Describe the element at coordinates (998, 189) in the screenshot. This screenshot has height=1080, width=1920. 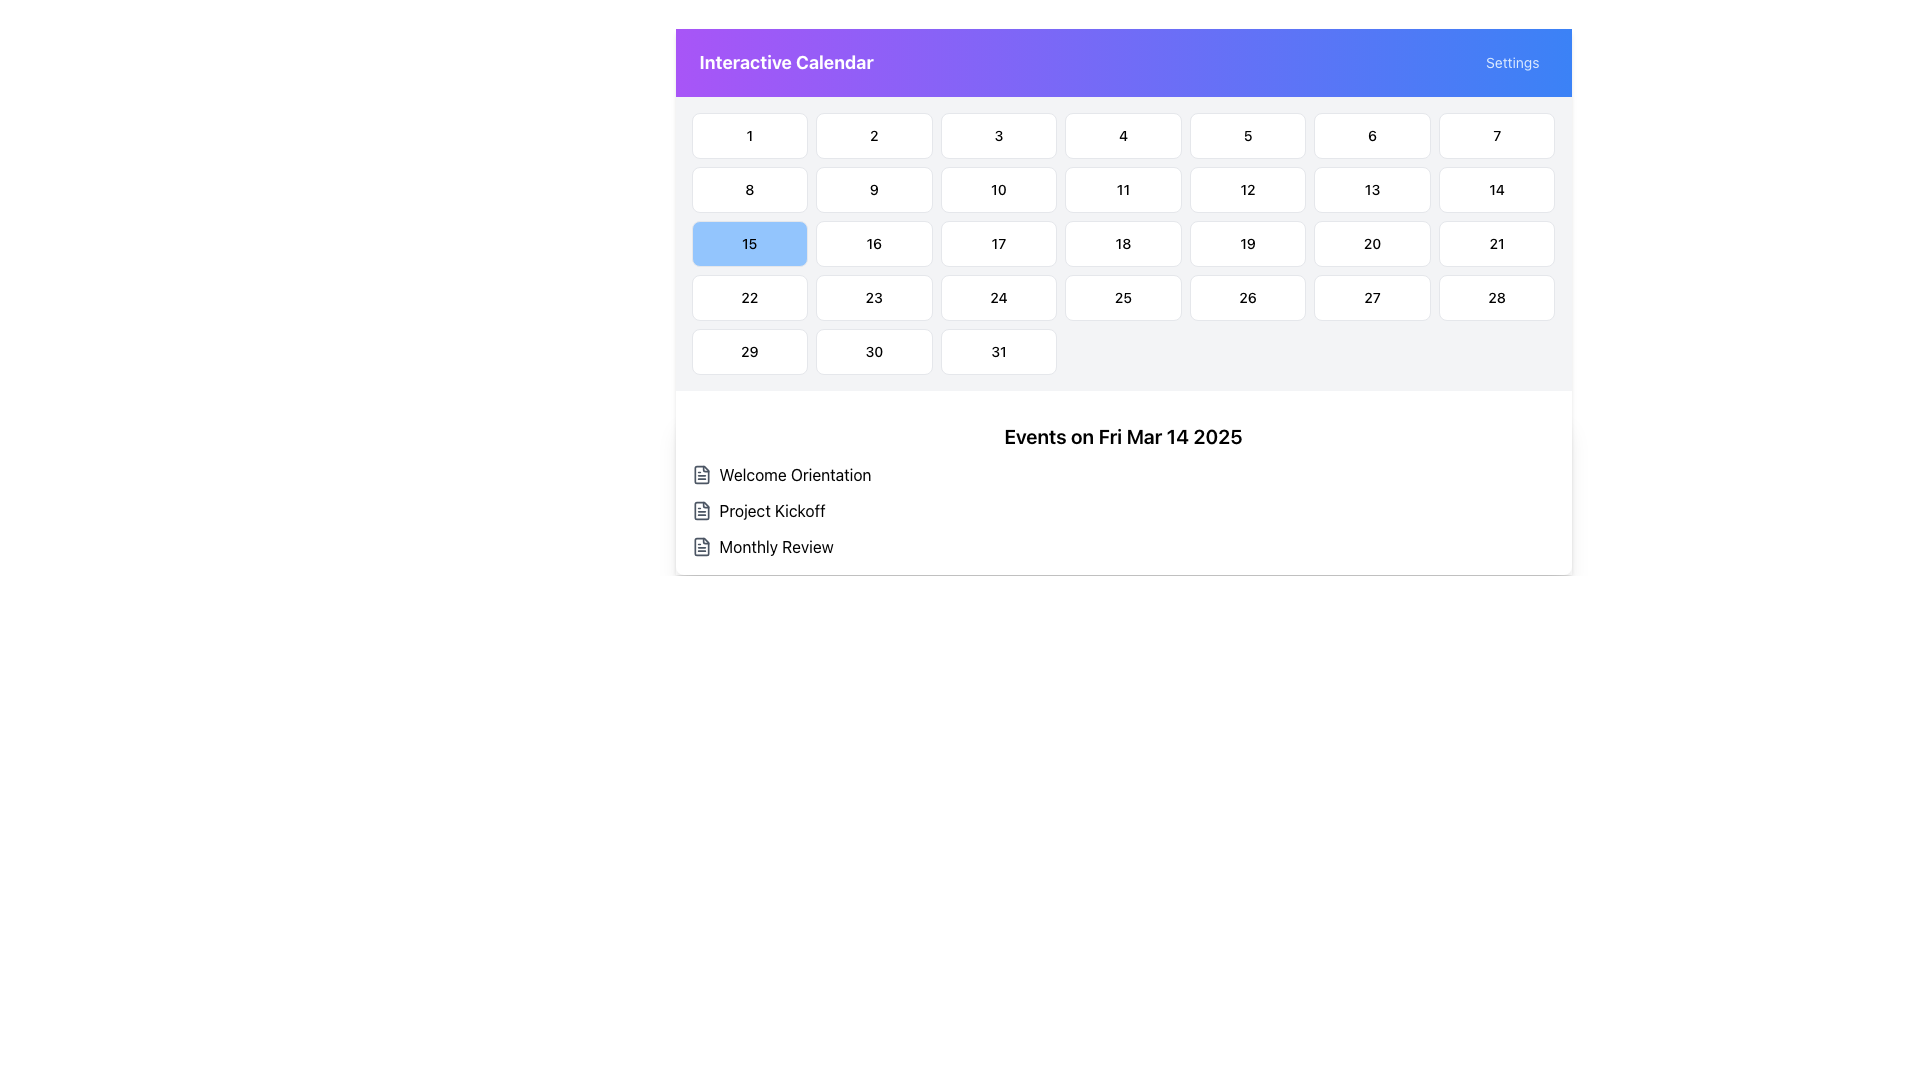
I see `the button representing the date '10' in the second row and third column of the monthly calendar view` at that location.